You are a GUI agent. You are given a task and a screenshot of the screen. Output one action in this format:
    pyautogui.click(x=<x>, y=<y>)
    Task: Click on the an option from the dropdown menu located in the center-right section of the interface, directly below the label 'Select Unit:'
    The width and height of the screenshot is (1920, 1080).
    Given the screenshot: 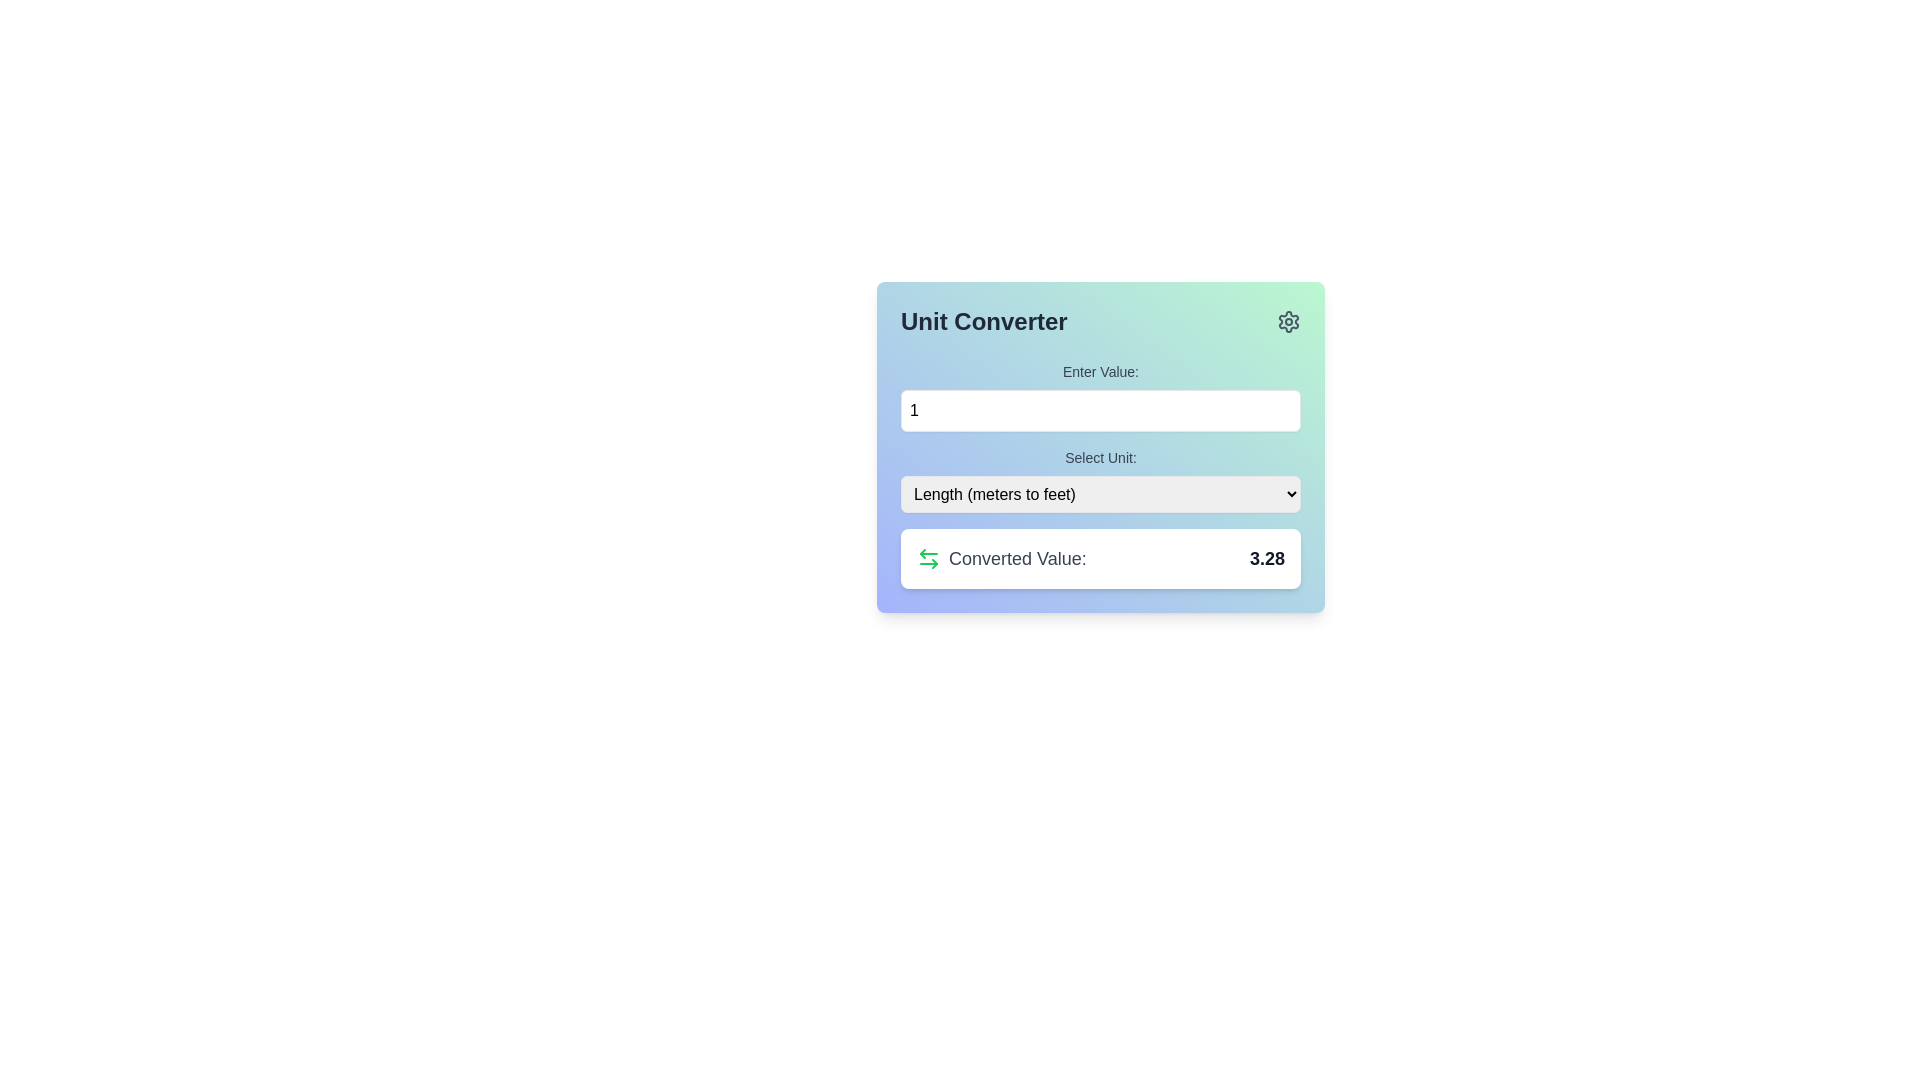 What is the action you would take?
    pyautogui.click(x=1099, y=494)
    